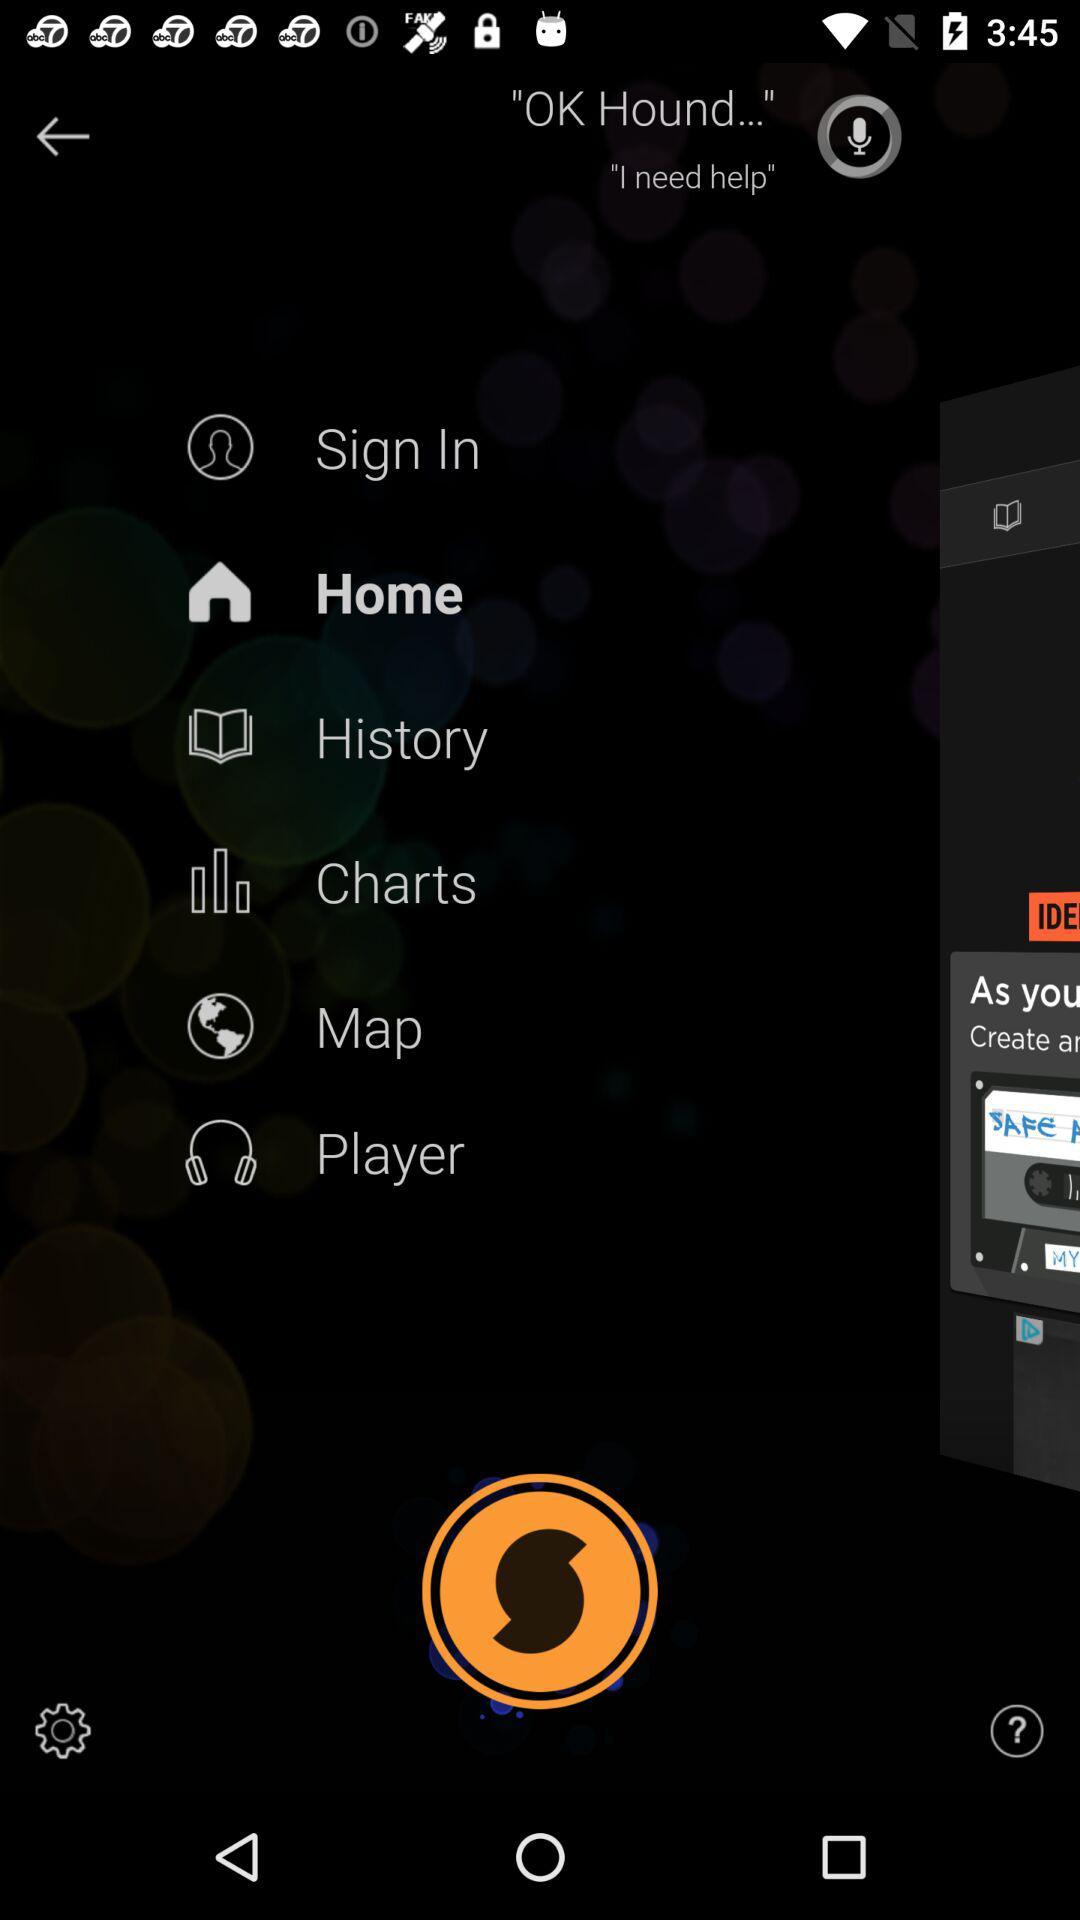  What do you see at coordinates (858, 135) in the screenshot?
I see `listen song` at bounding box center [858, 135].